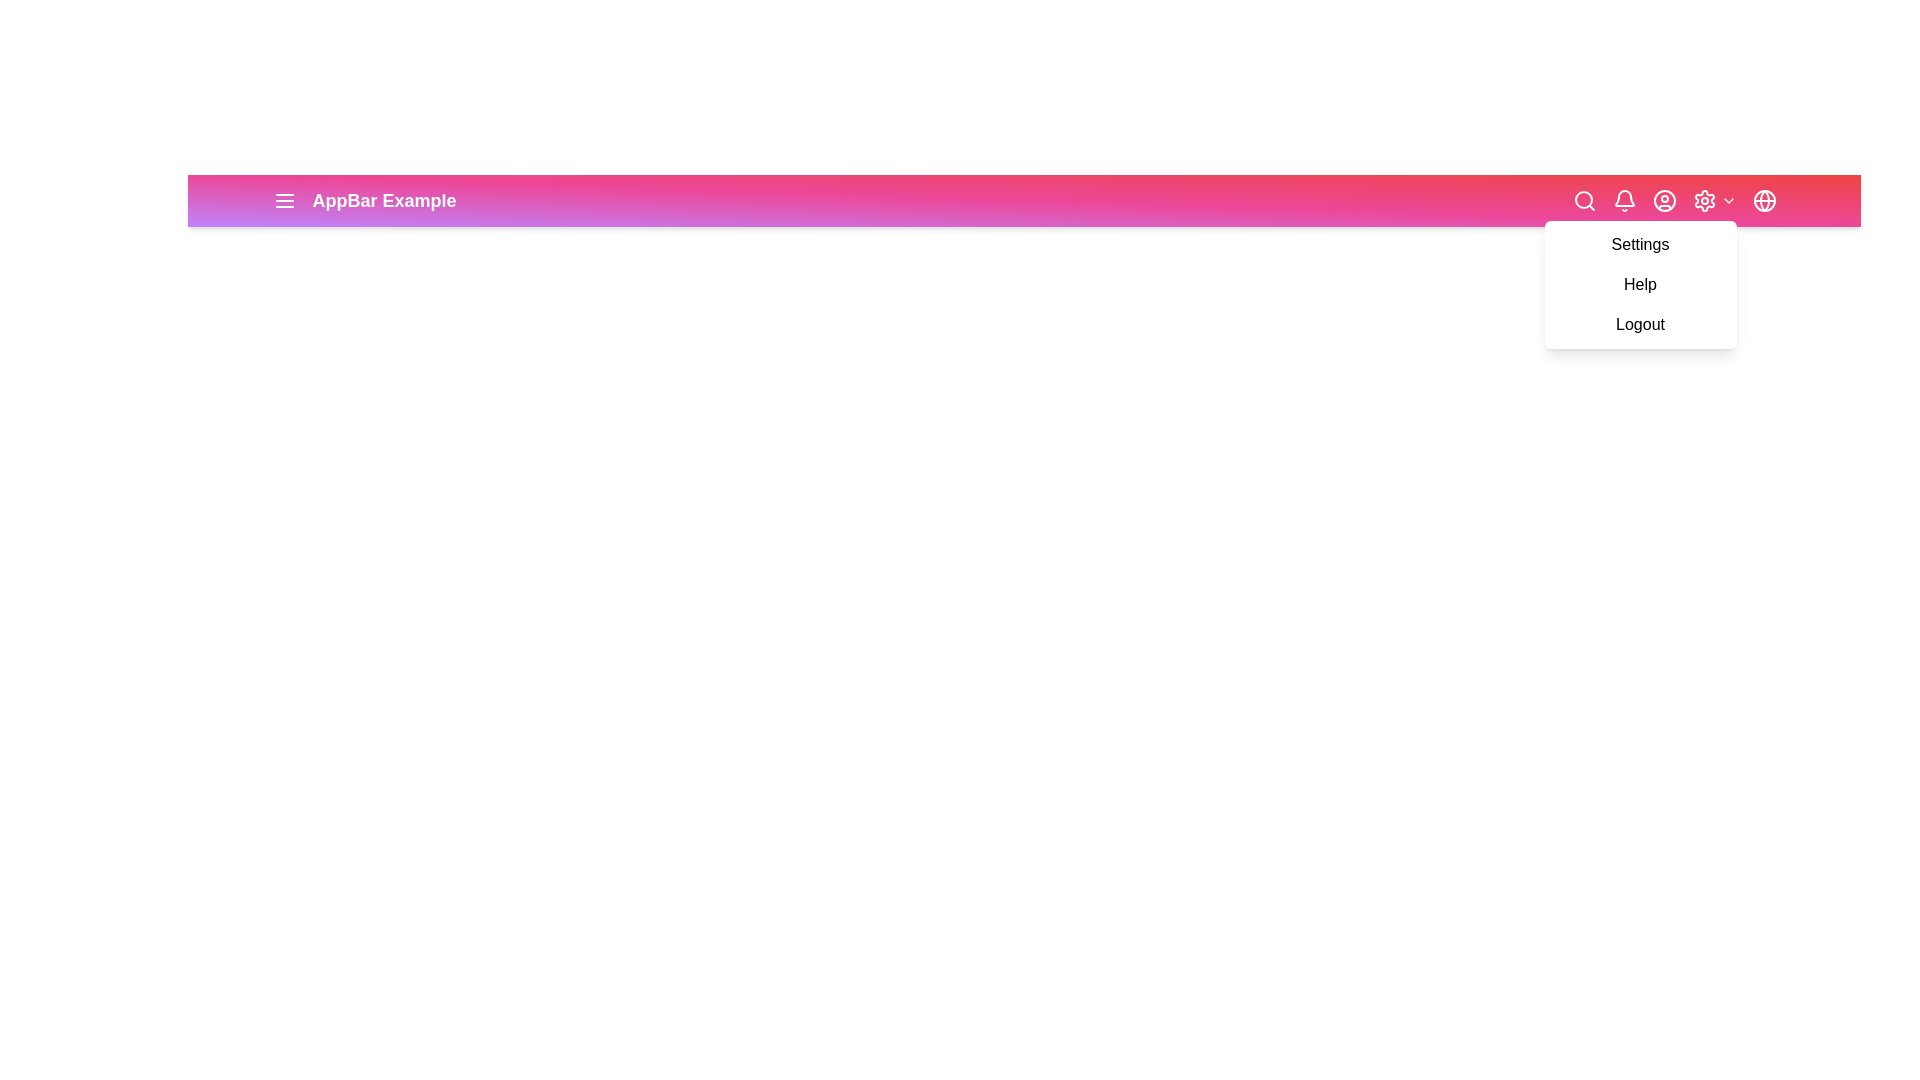 This screenshot has height=1080, width=1920. What do you see at coordinates (1703, 200) in the screenshot?
I see `the settings button to open the dropdown menu` at bounding box center [1703, 200].